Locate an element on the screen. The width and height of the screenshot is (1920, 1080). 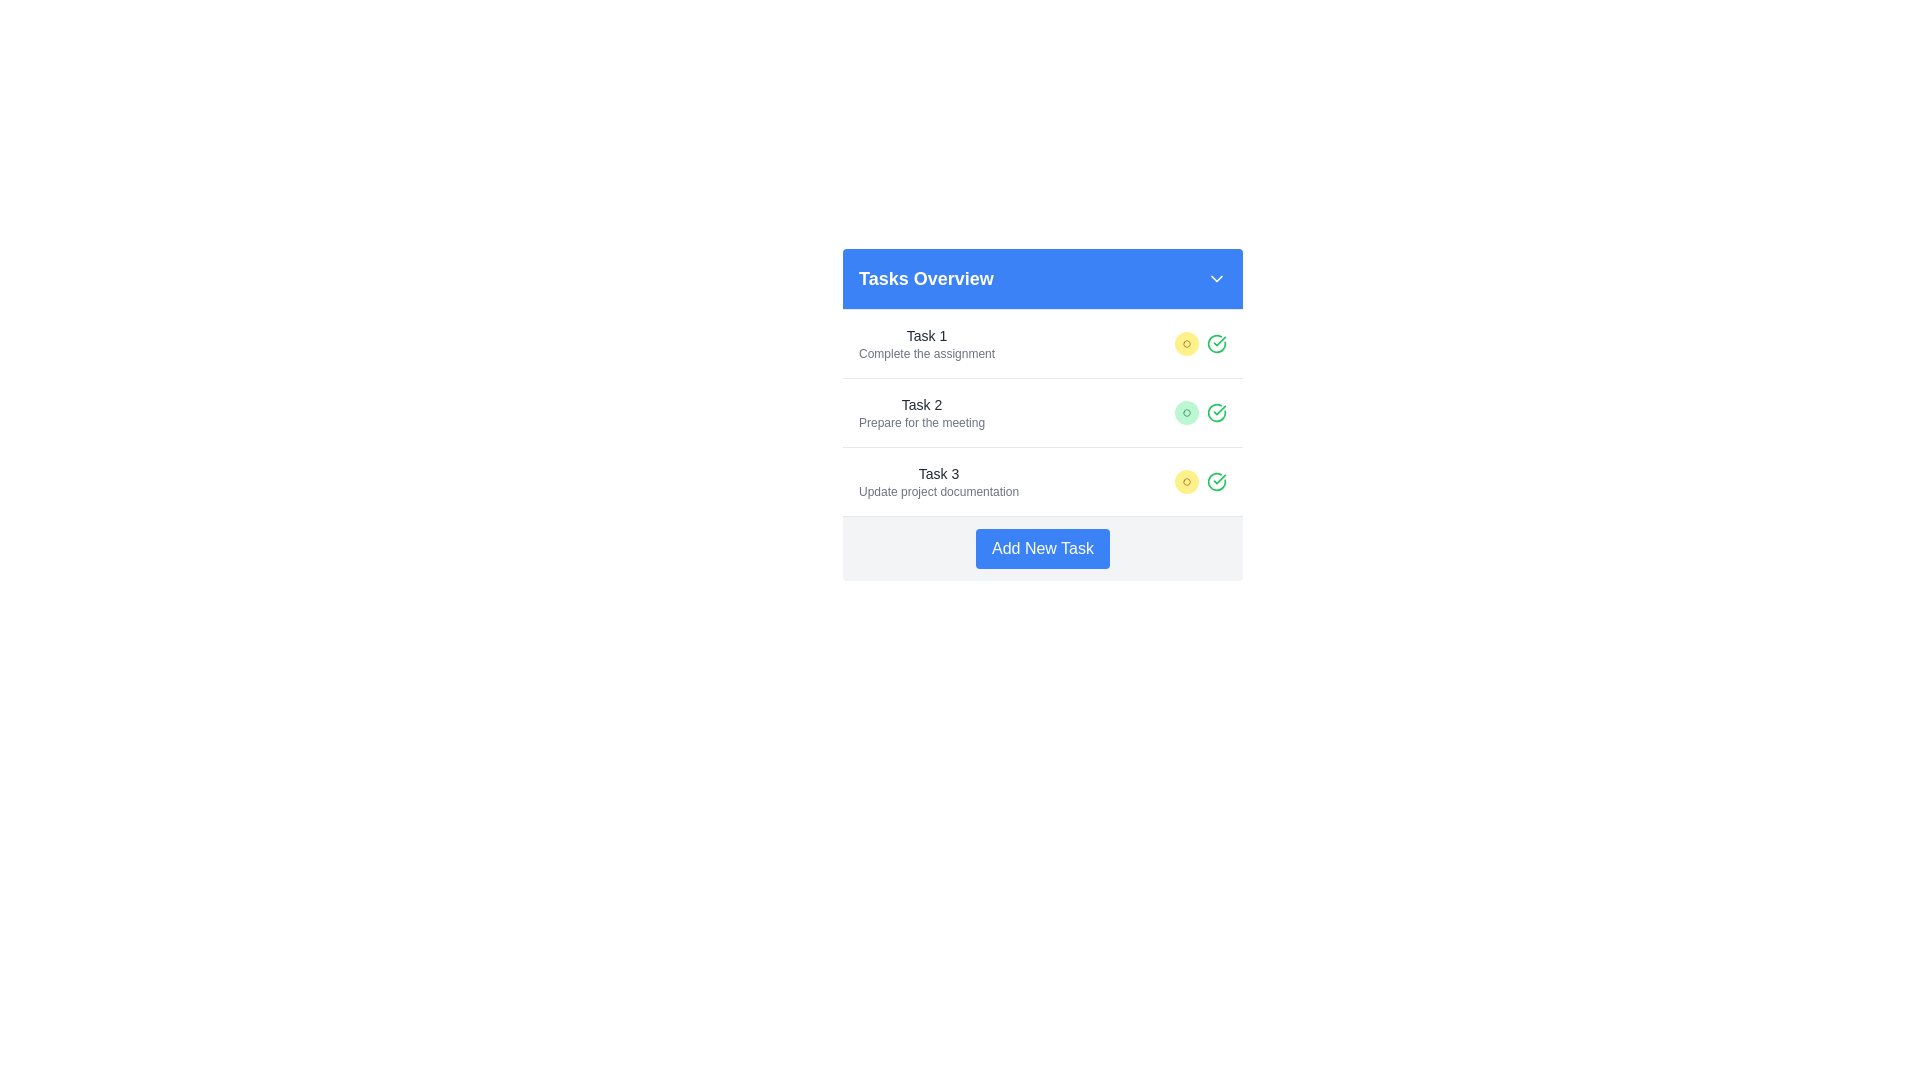
the status label indicating 'pending' for the task 'Task 3 Update project documentation', which is located in the third row of the task list, right next to a green circle with a checkmark is located at coordinates (1200, 482).